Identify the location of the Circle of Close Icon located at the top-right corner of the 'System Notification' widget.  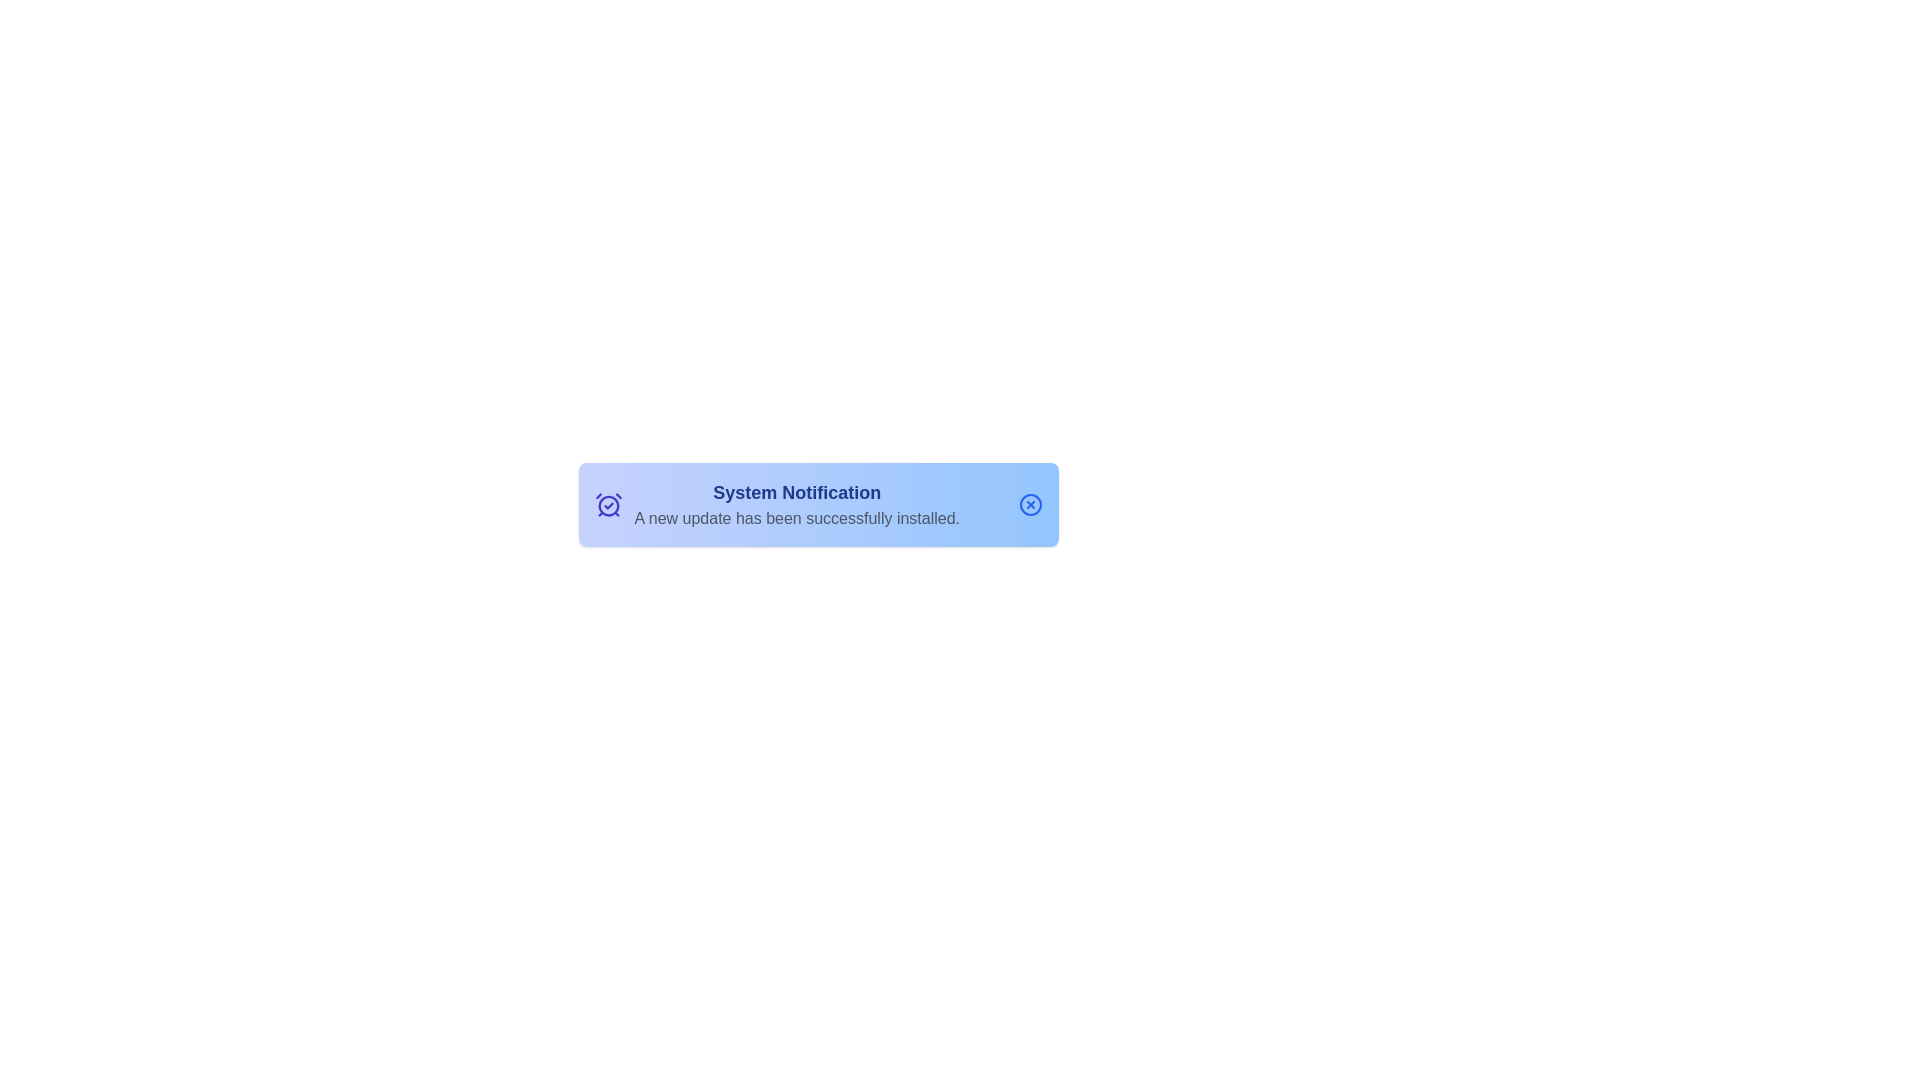
(1030, 504).